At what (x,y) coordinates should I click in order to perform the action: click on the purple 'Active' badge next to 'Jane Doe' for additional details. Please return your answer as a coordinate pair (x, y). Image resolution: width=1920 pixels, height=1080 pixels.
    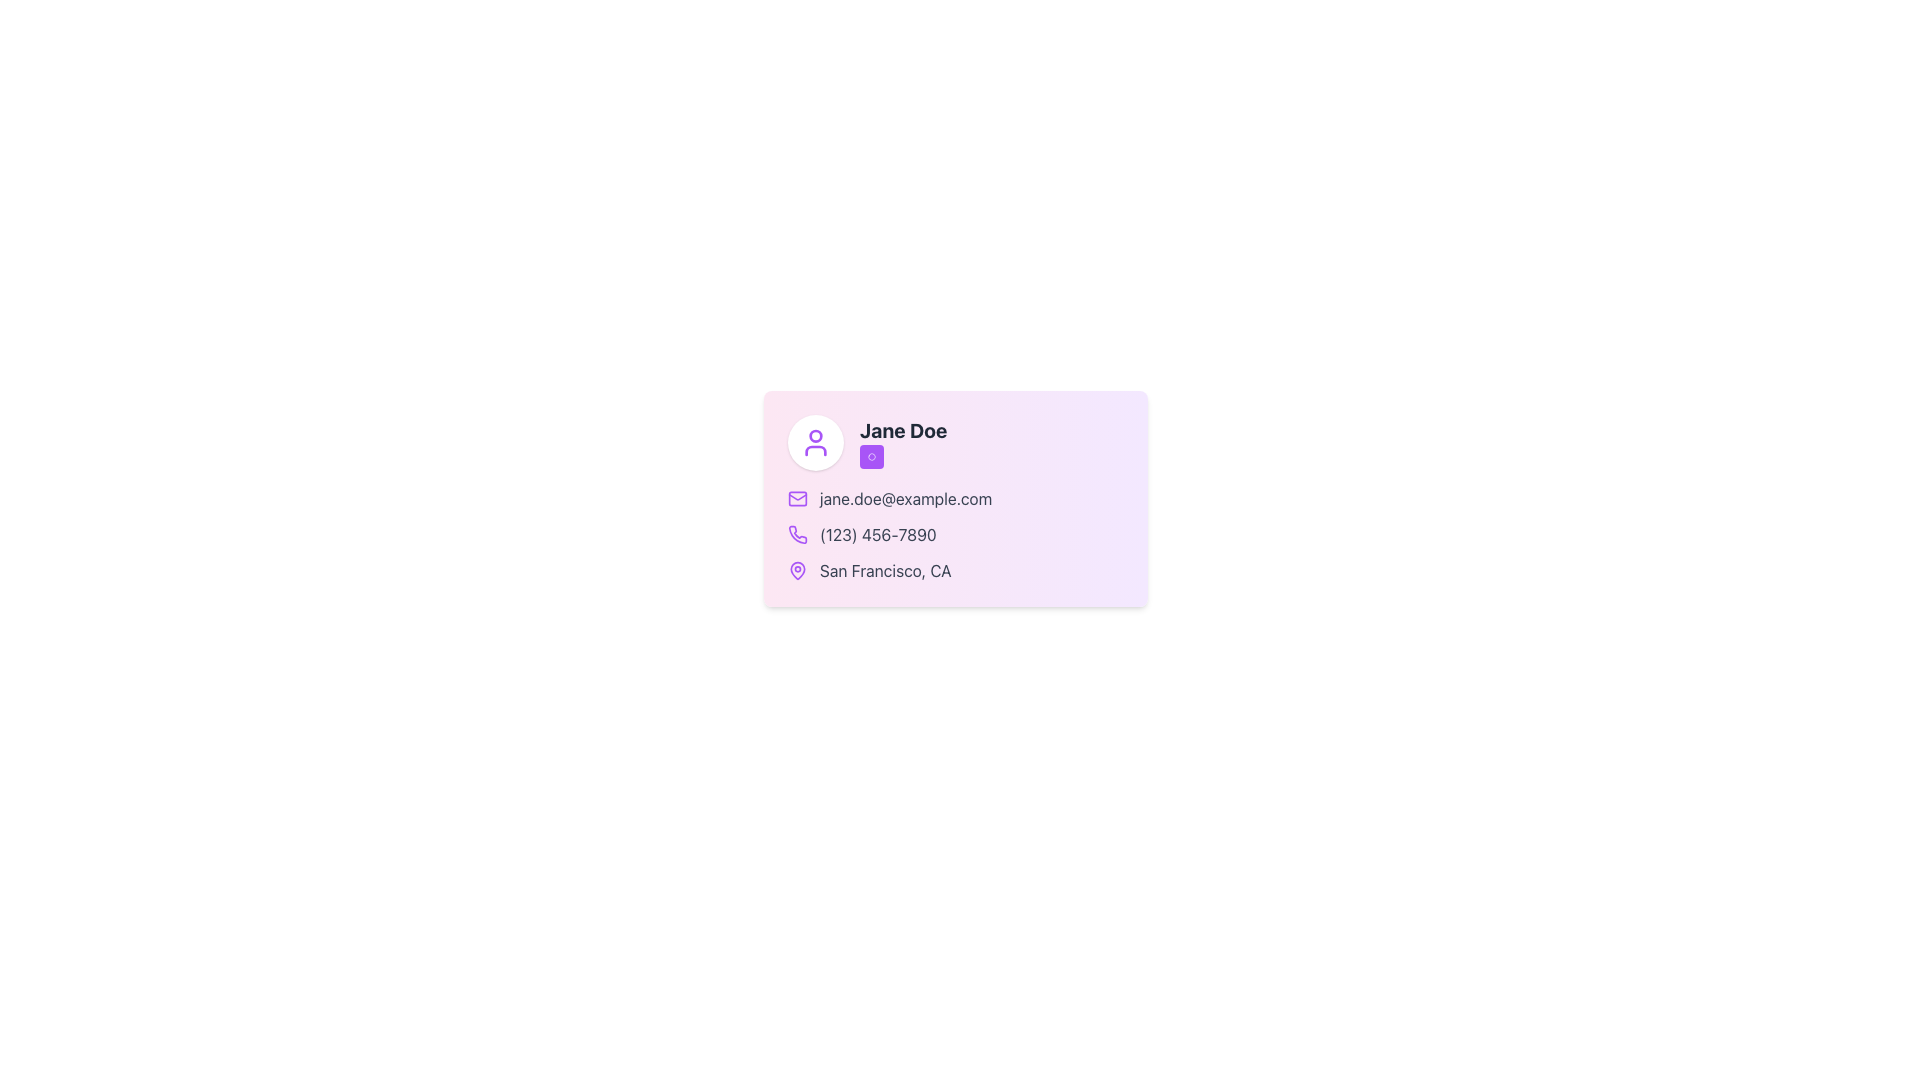
    Looking at the image, I should click on (902, 442).